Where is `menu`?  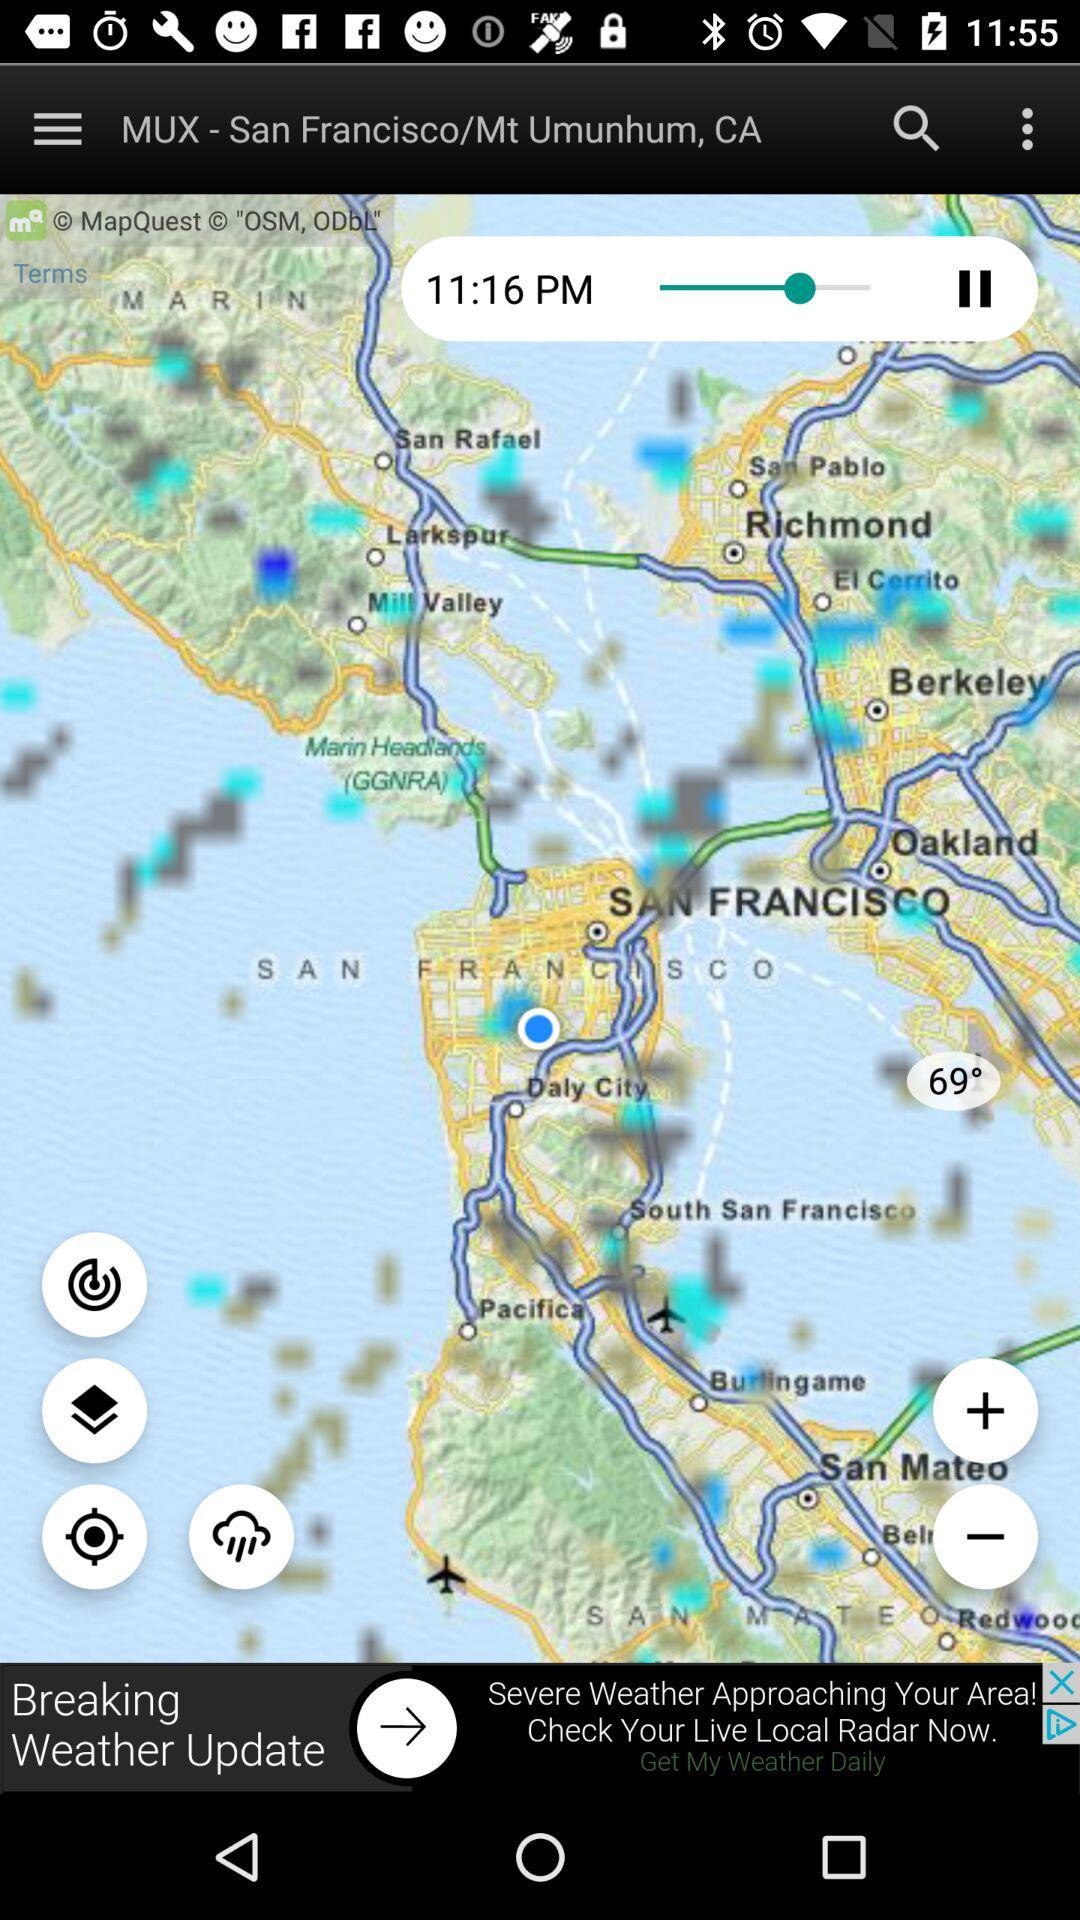
menu is located at coordinates (240, 1535).